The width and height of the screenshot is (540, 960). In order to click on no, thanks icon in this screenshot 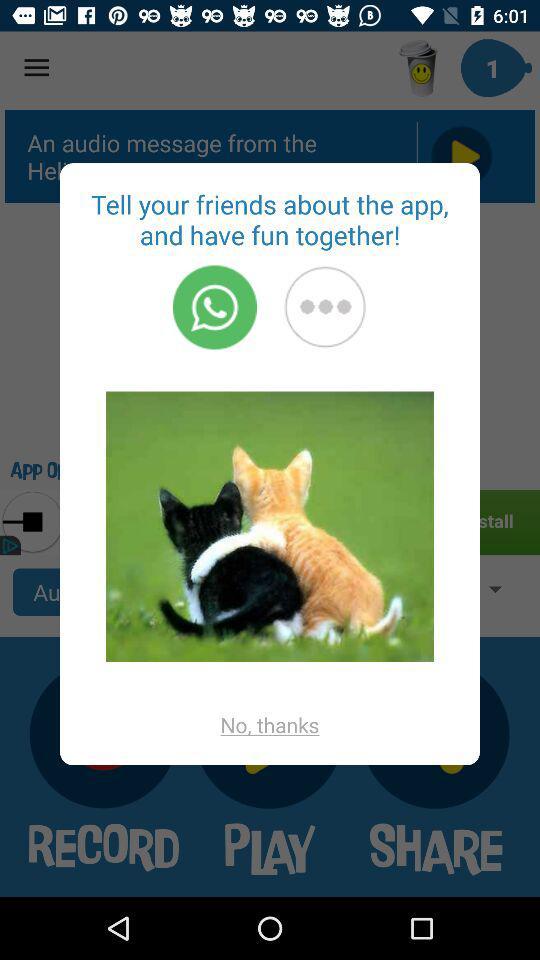, I will do `click(270, 723)`.